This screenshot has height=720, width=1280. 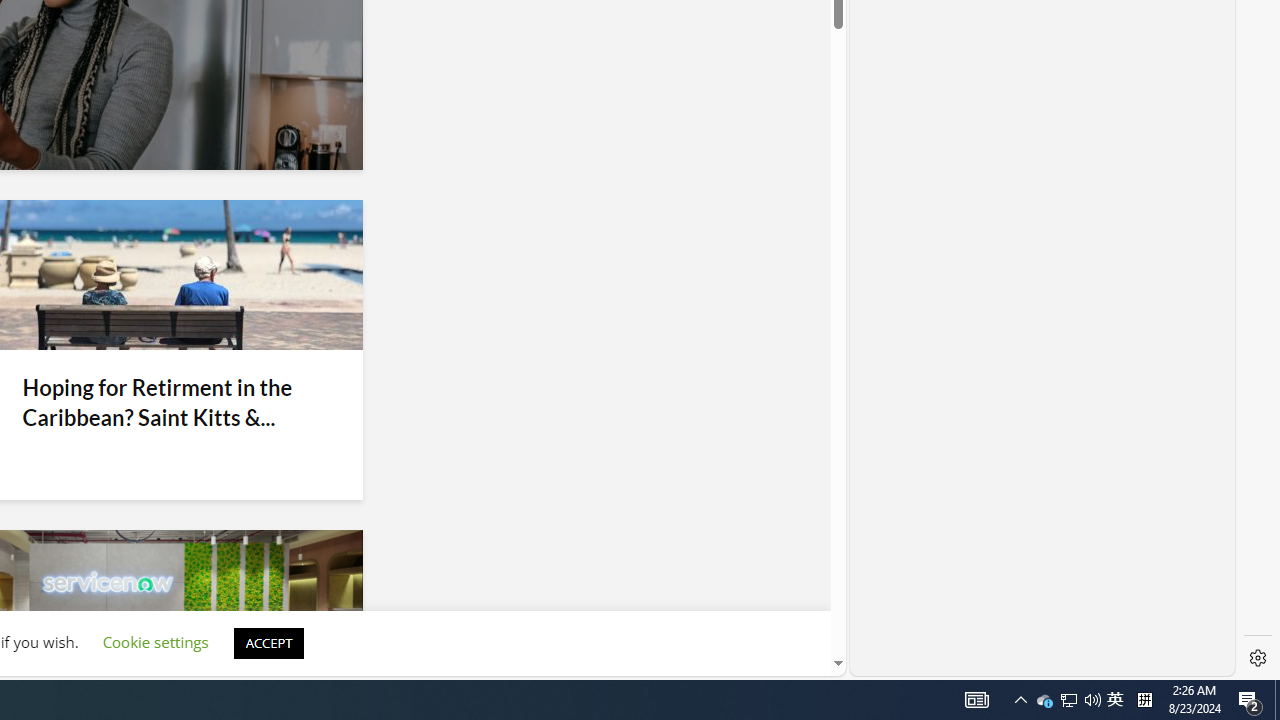 I want to click on 'ACCEPT', so click(x=267, y=643).